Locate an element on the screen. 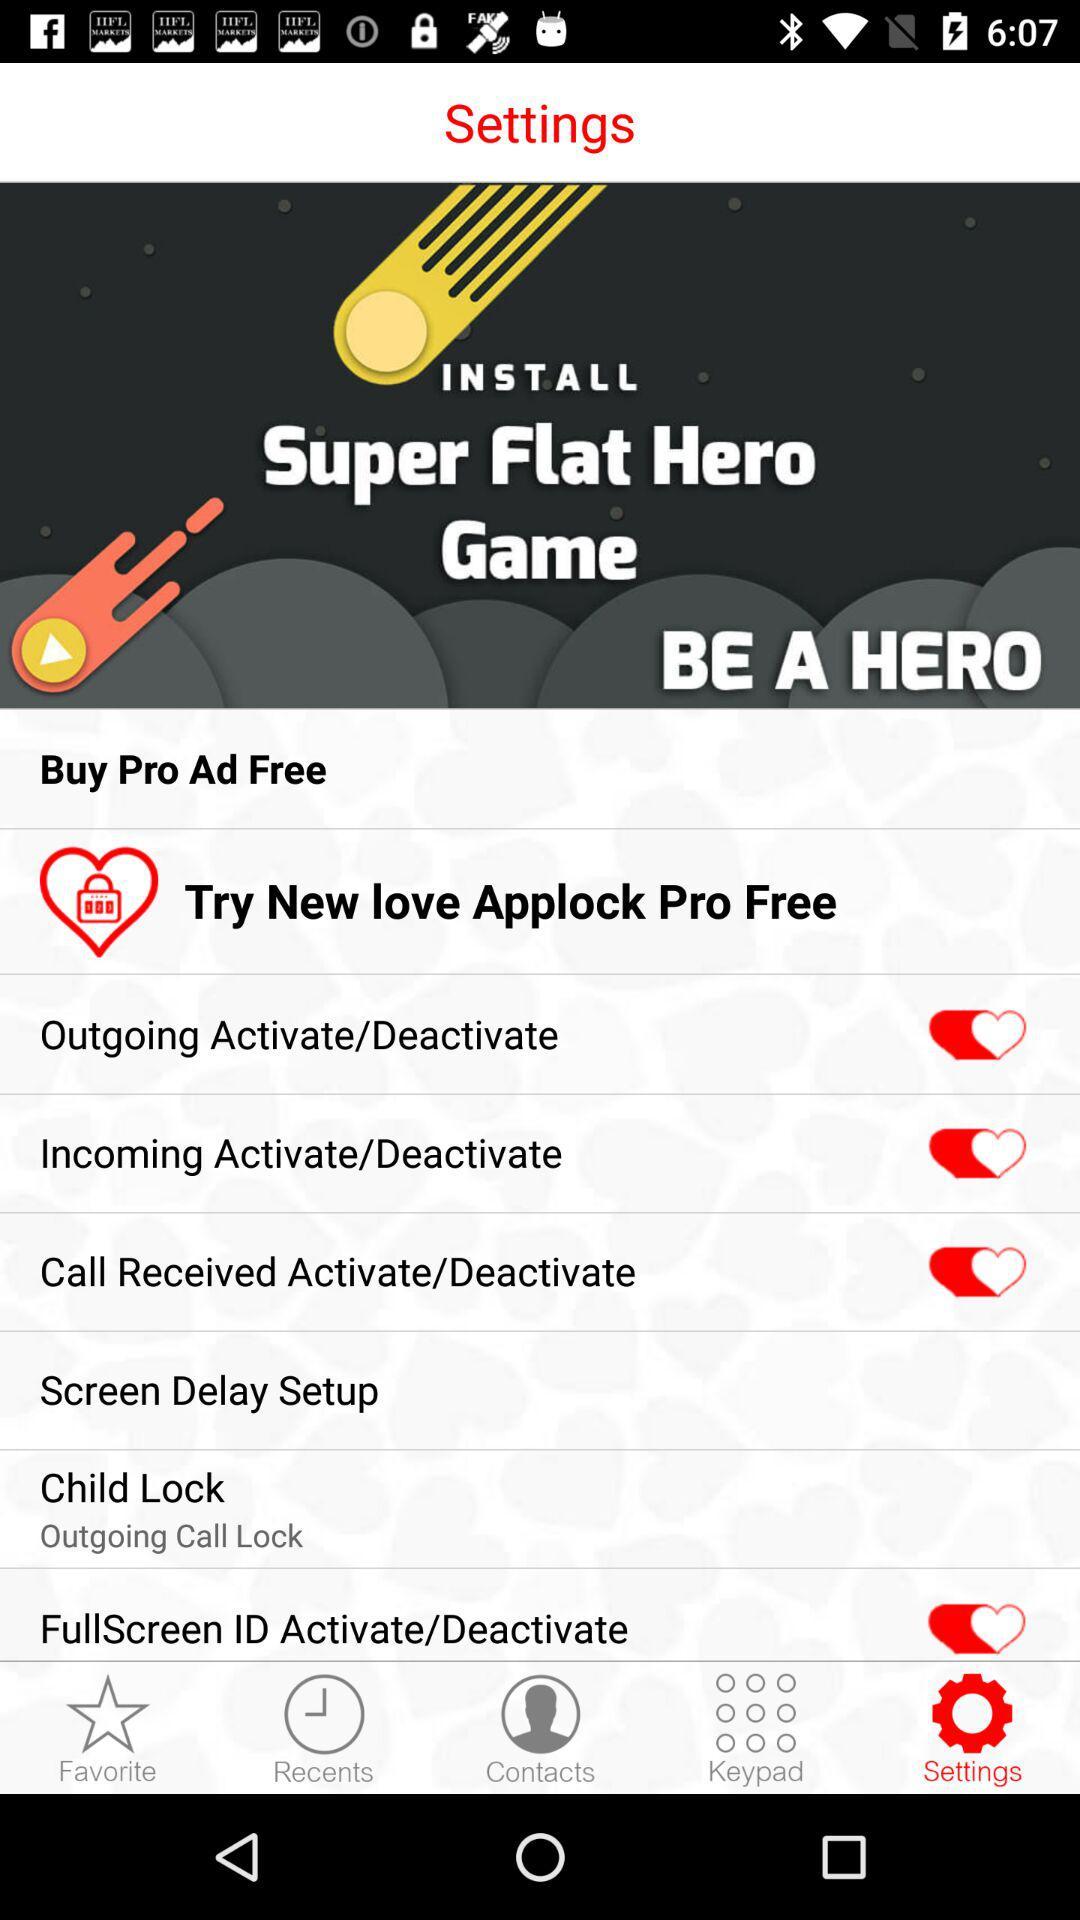 The width and height of the screenshot is (1080, 1920). the favorite icon is located at coordinates (974, 1154).